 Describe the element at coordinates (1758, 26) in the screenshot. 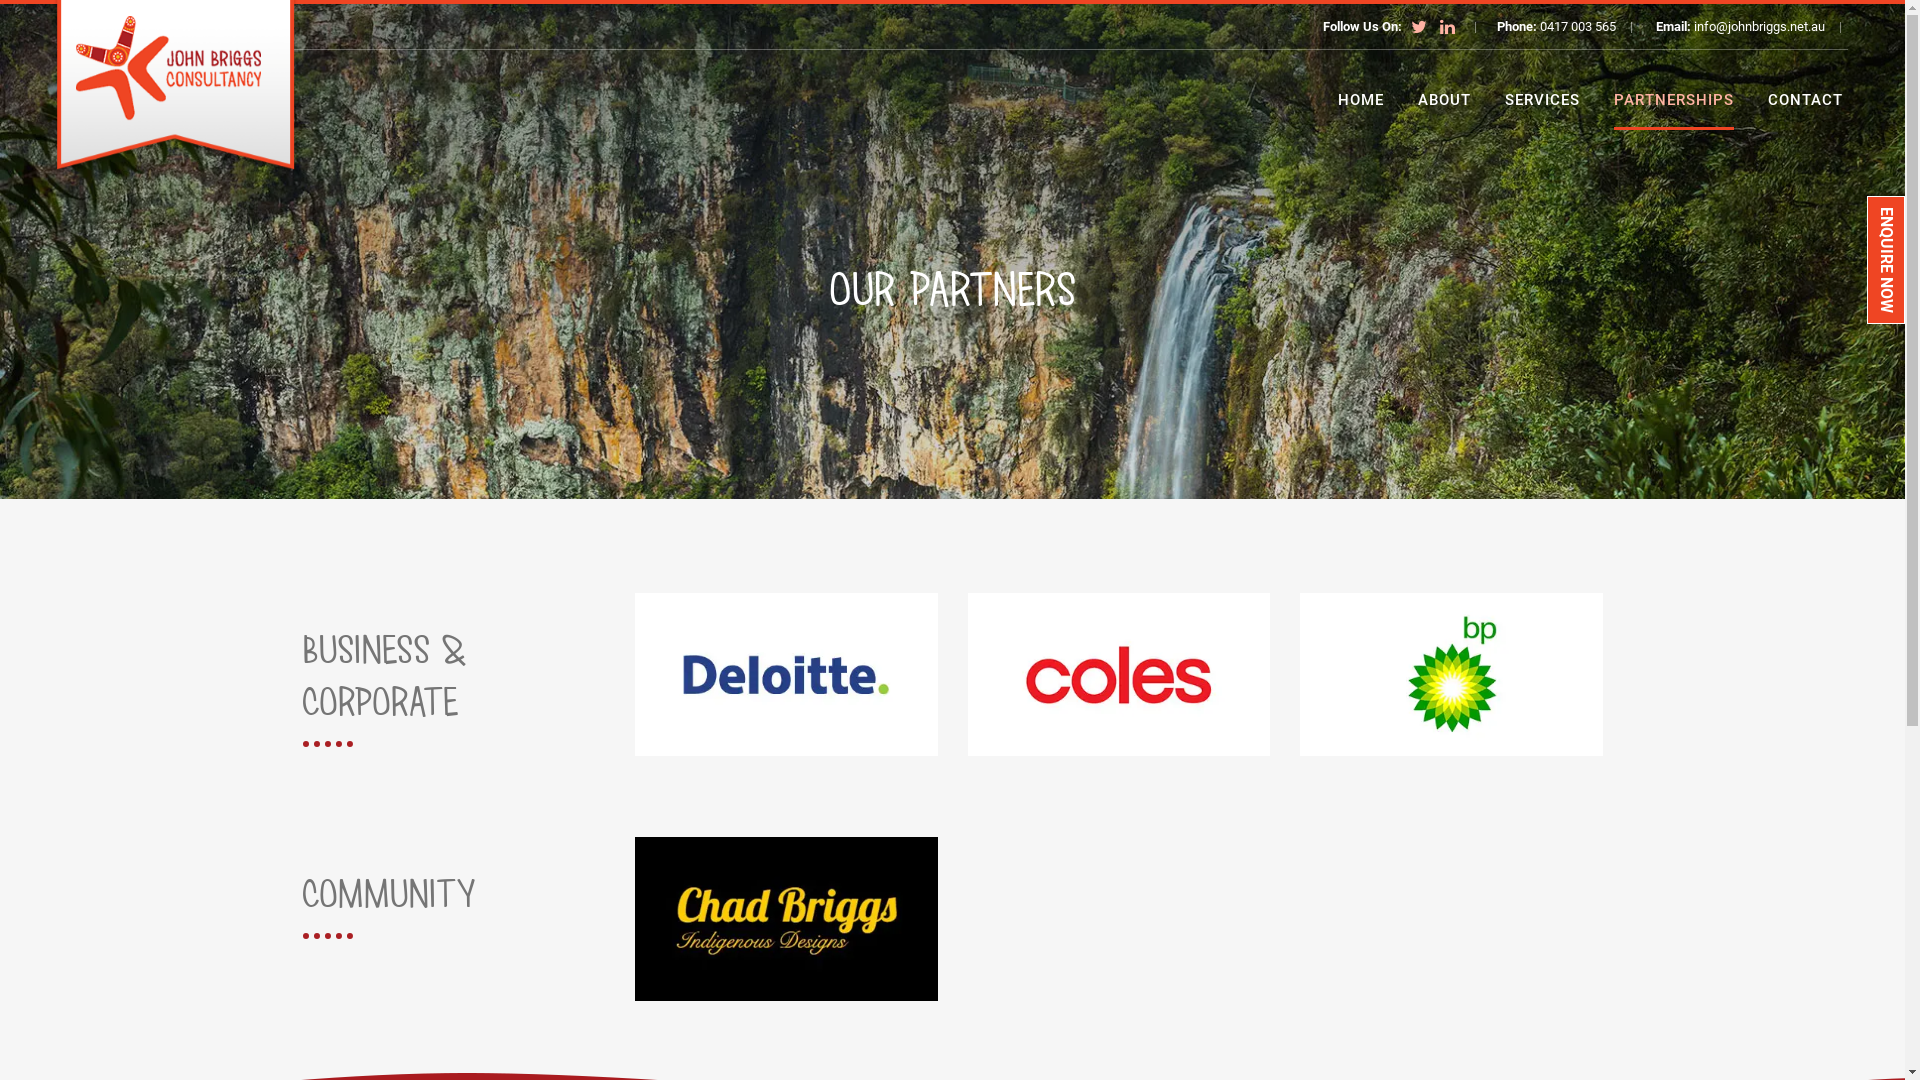

I see `'info@johnbriggs.net.au'` at that location.